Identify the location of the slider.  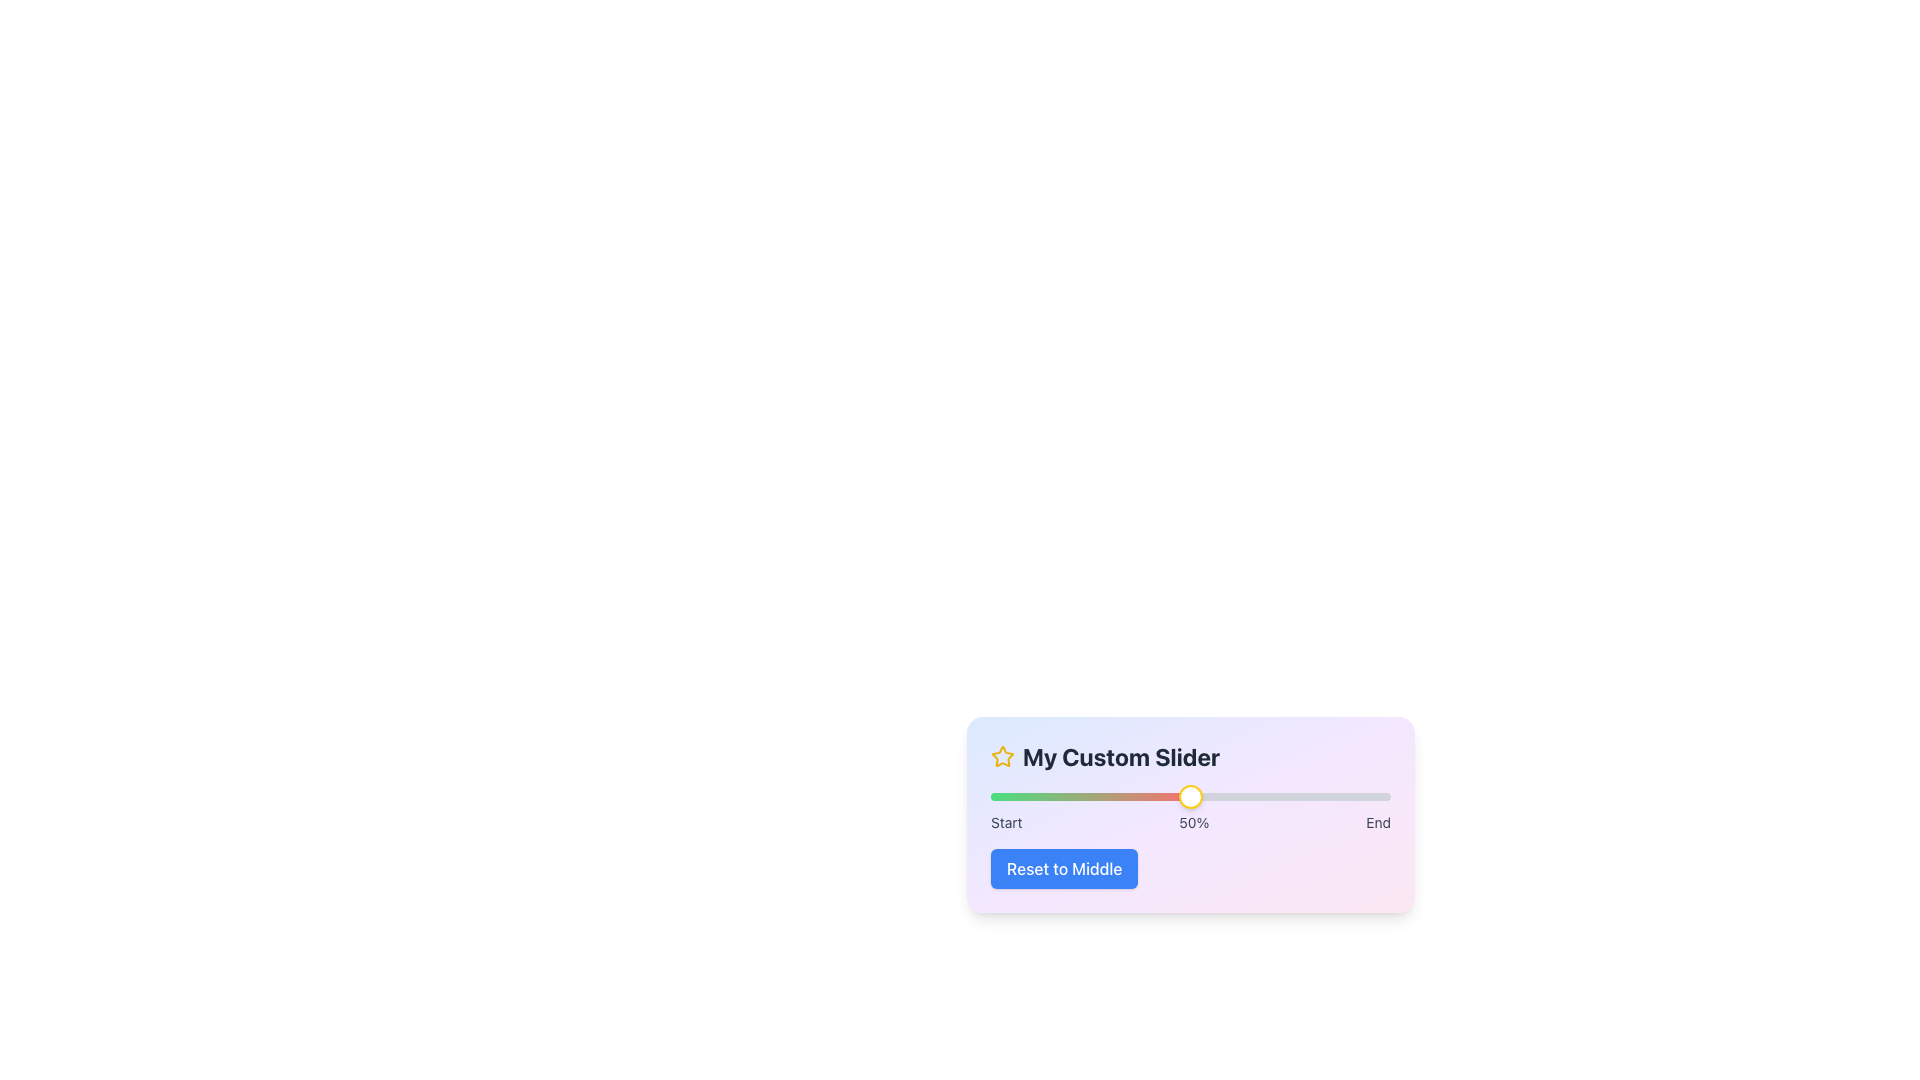
(1109, 796).